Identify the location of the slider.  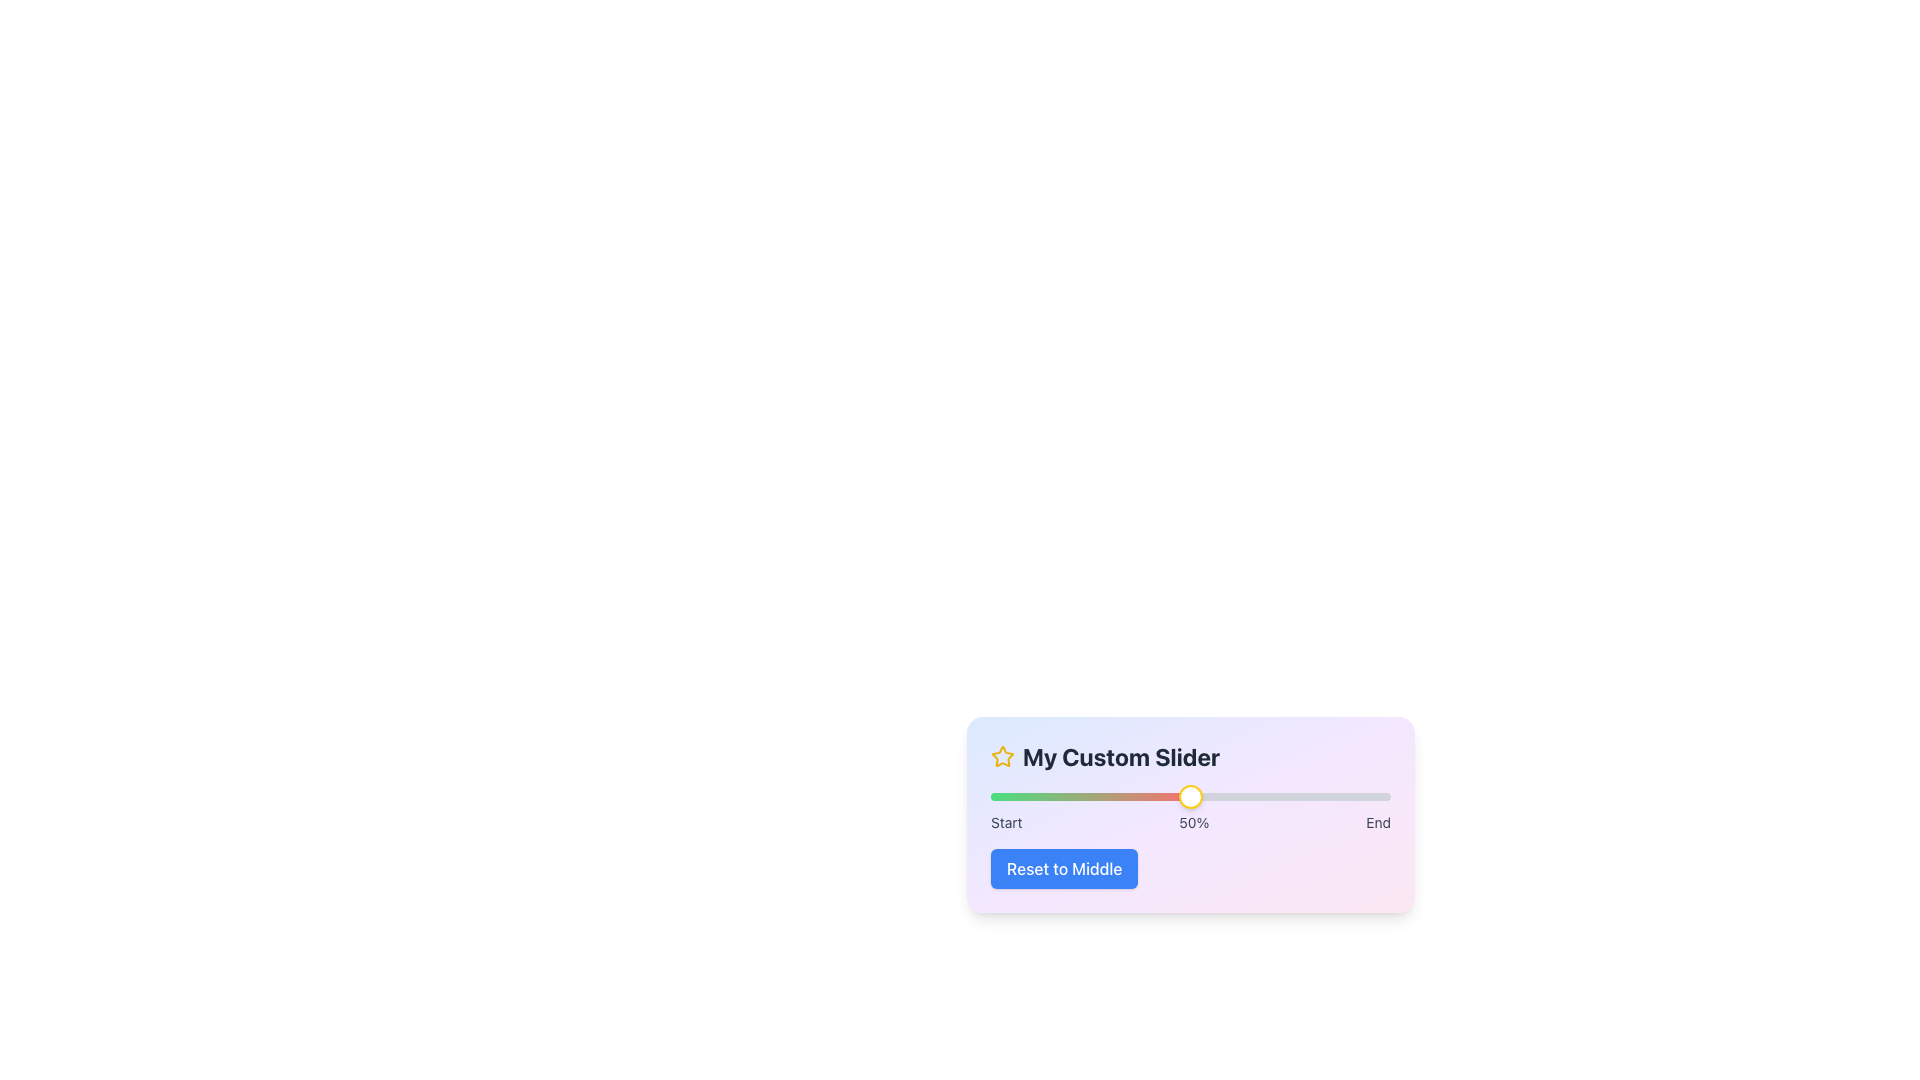
(1109, 796).